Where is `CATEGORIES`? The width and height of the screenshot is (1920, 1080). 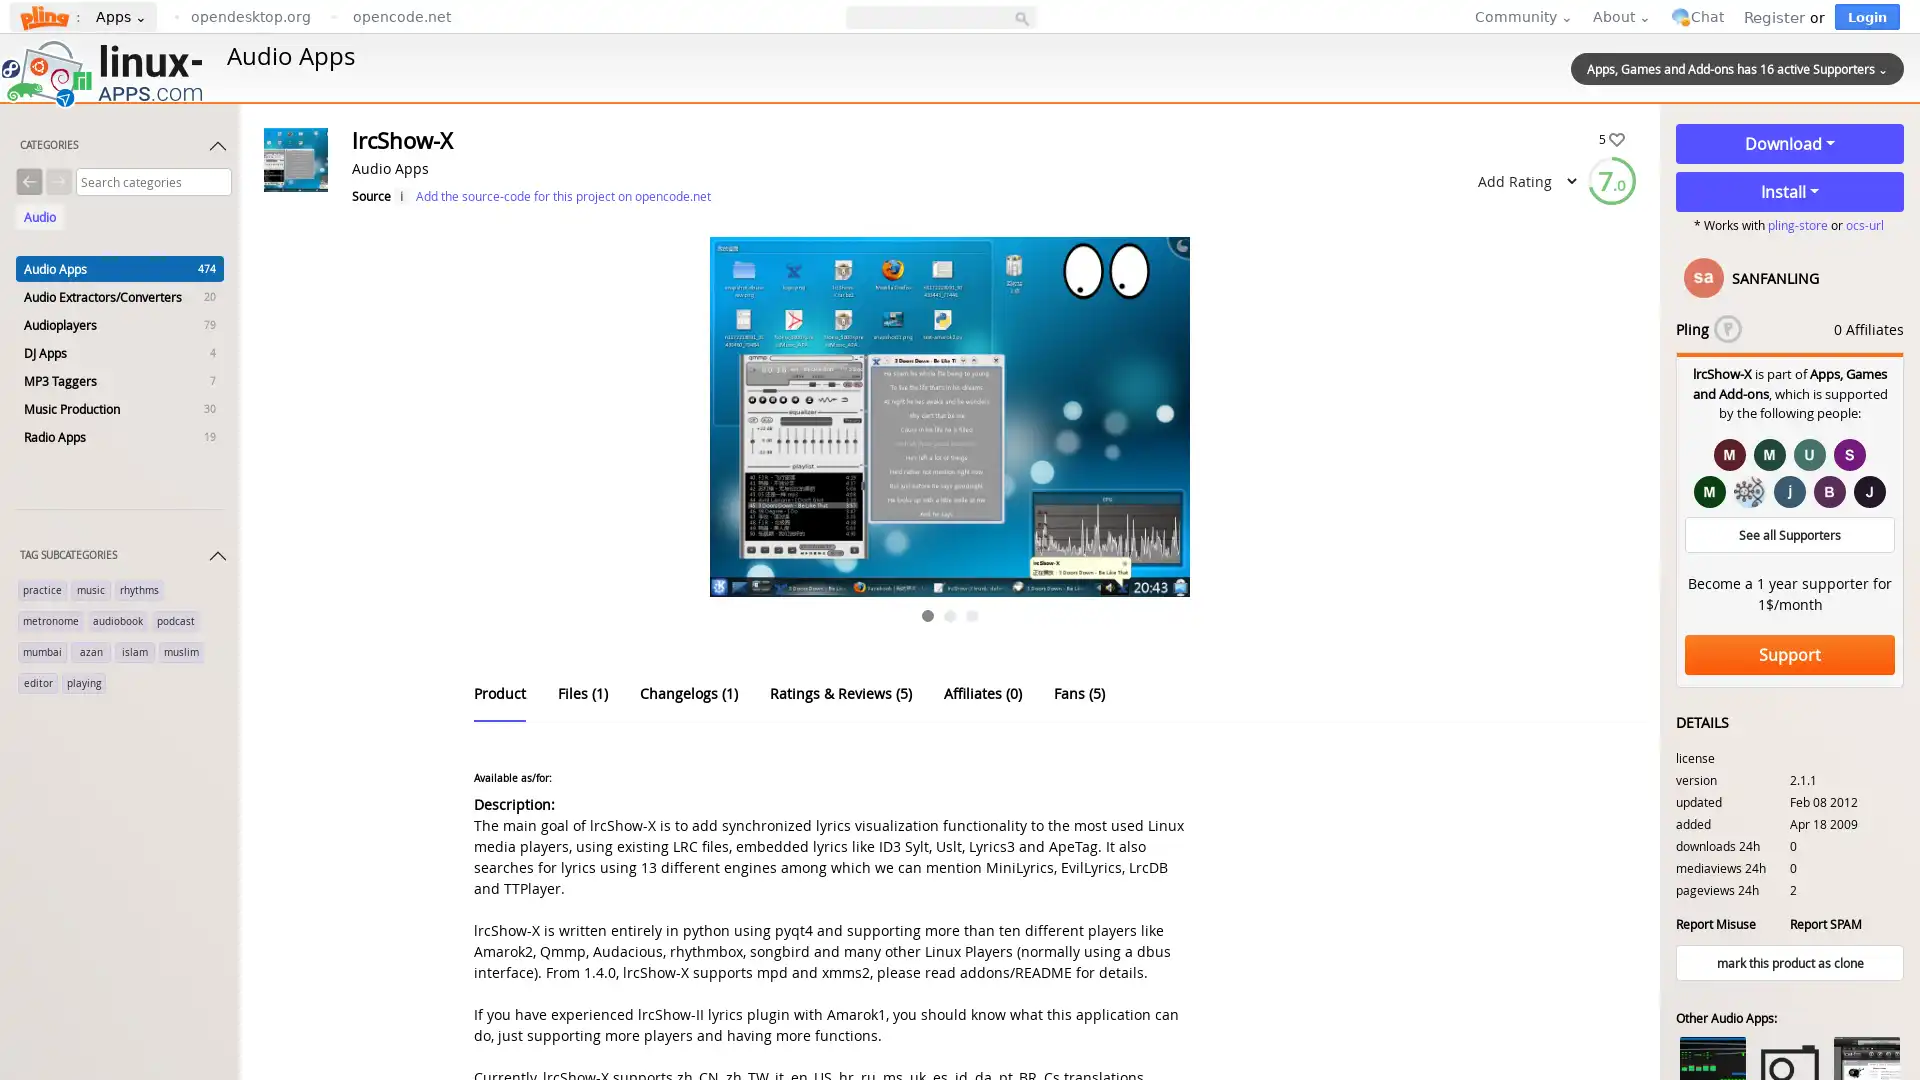
CATEGORIES is located at coordinates (123, 149).